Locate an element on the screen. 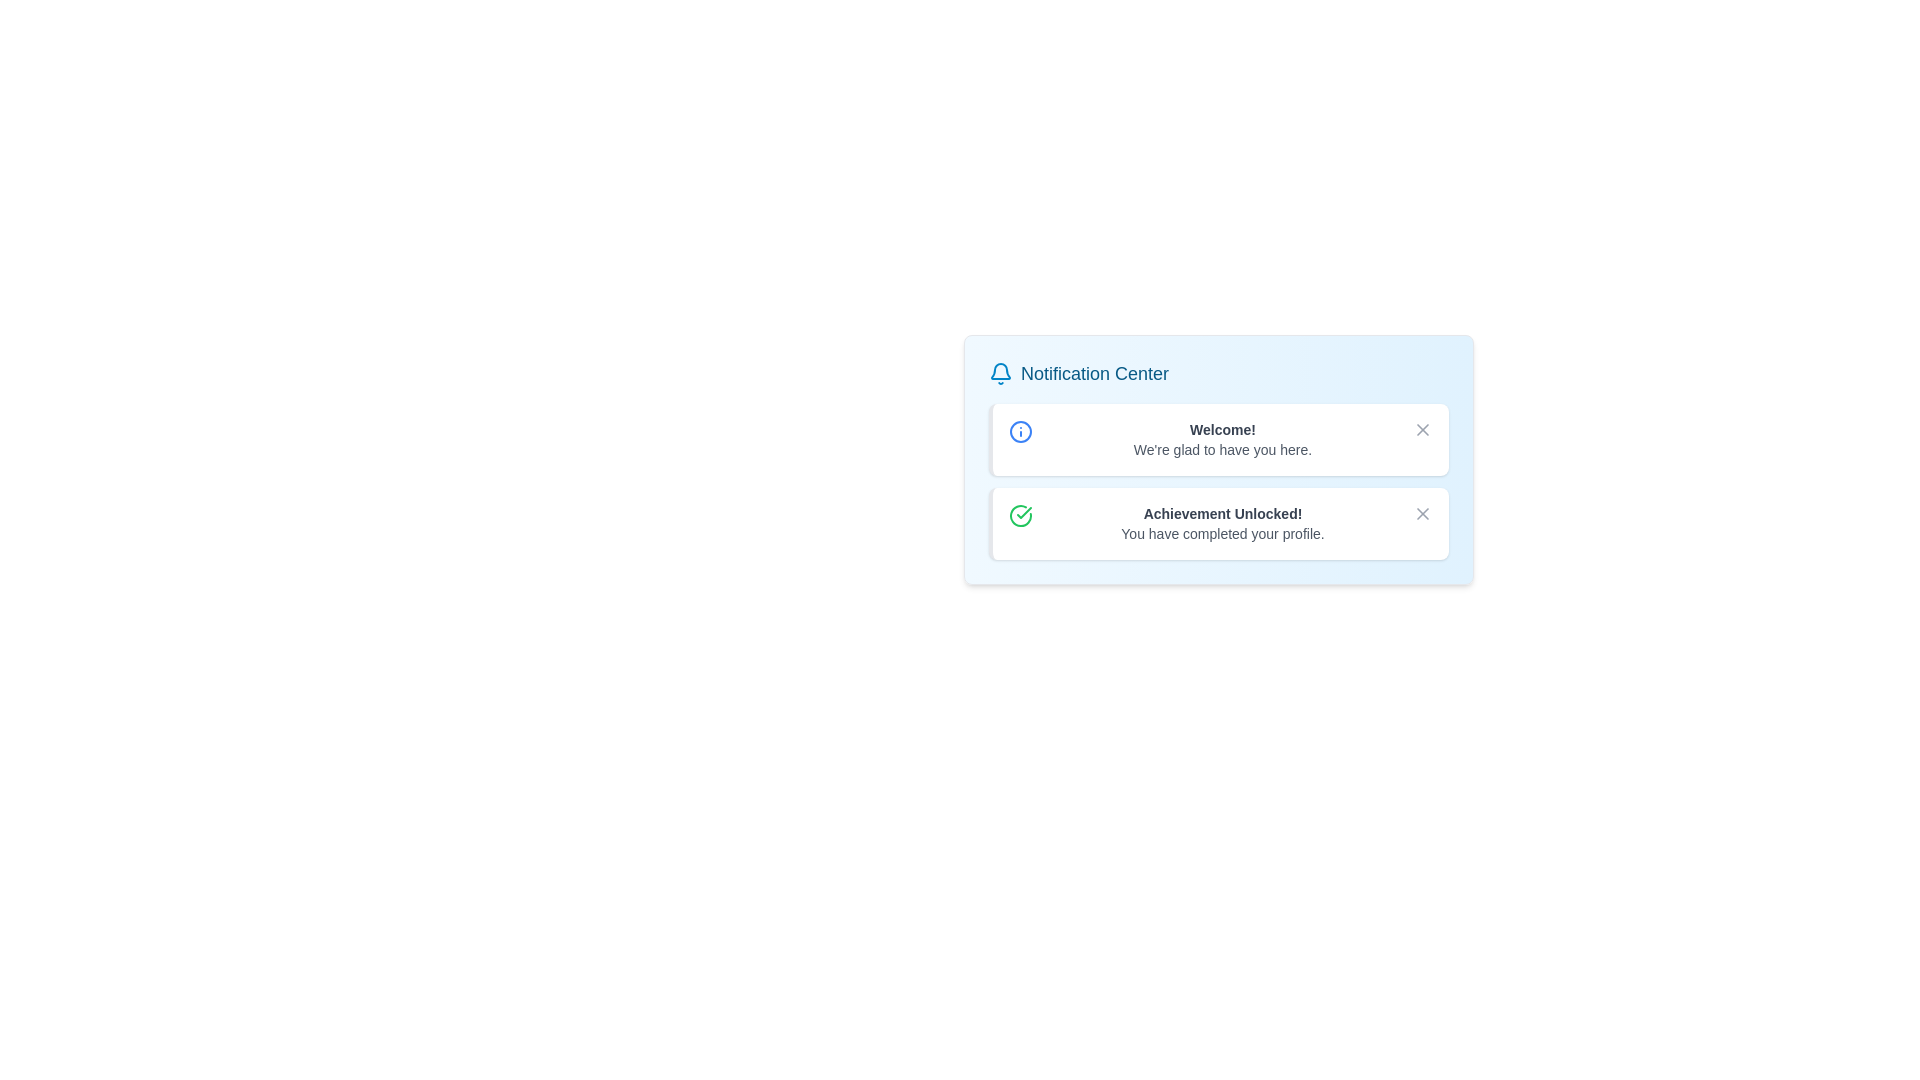  the blue outlined bell icon located within the 'Notification Center' is located at coordinates (1001, 374).